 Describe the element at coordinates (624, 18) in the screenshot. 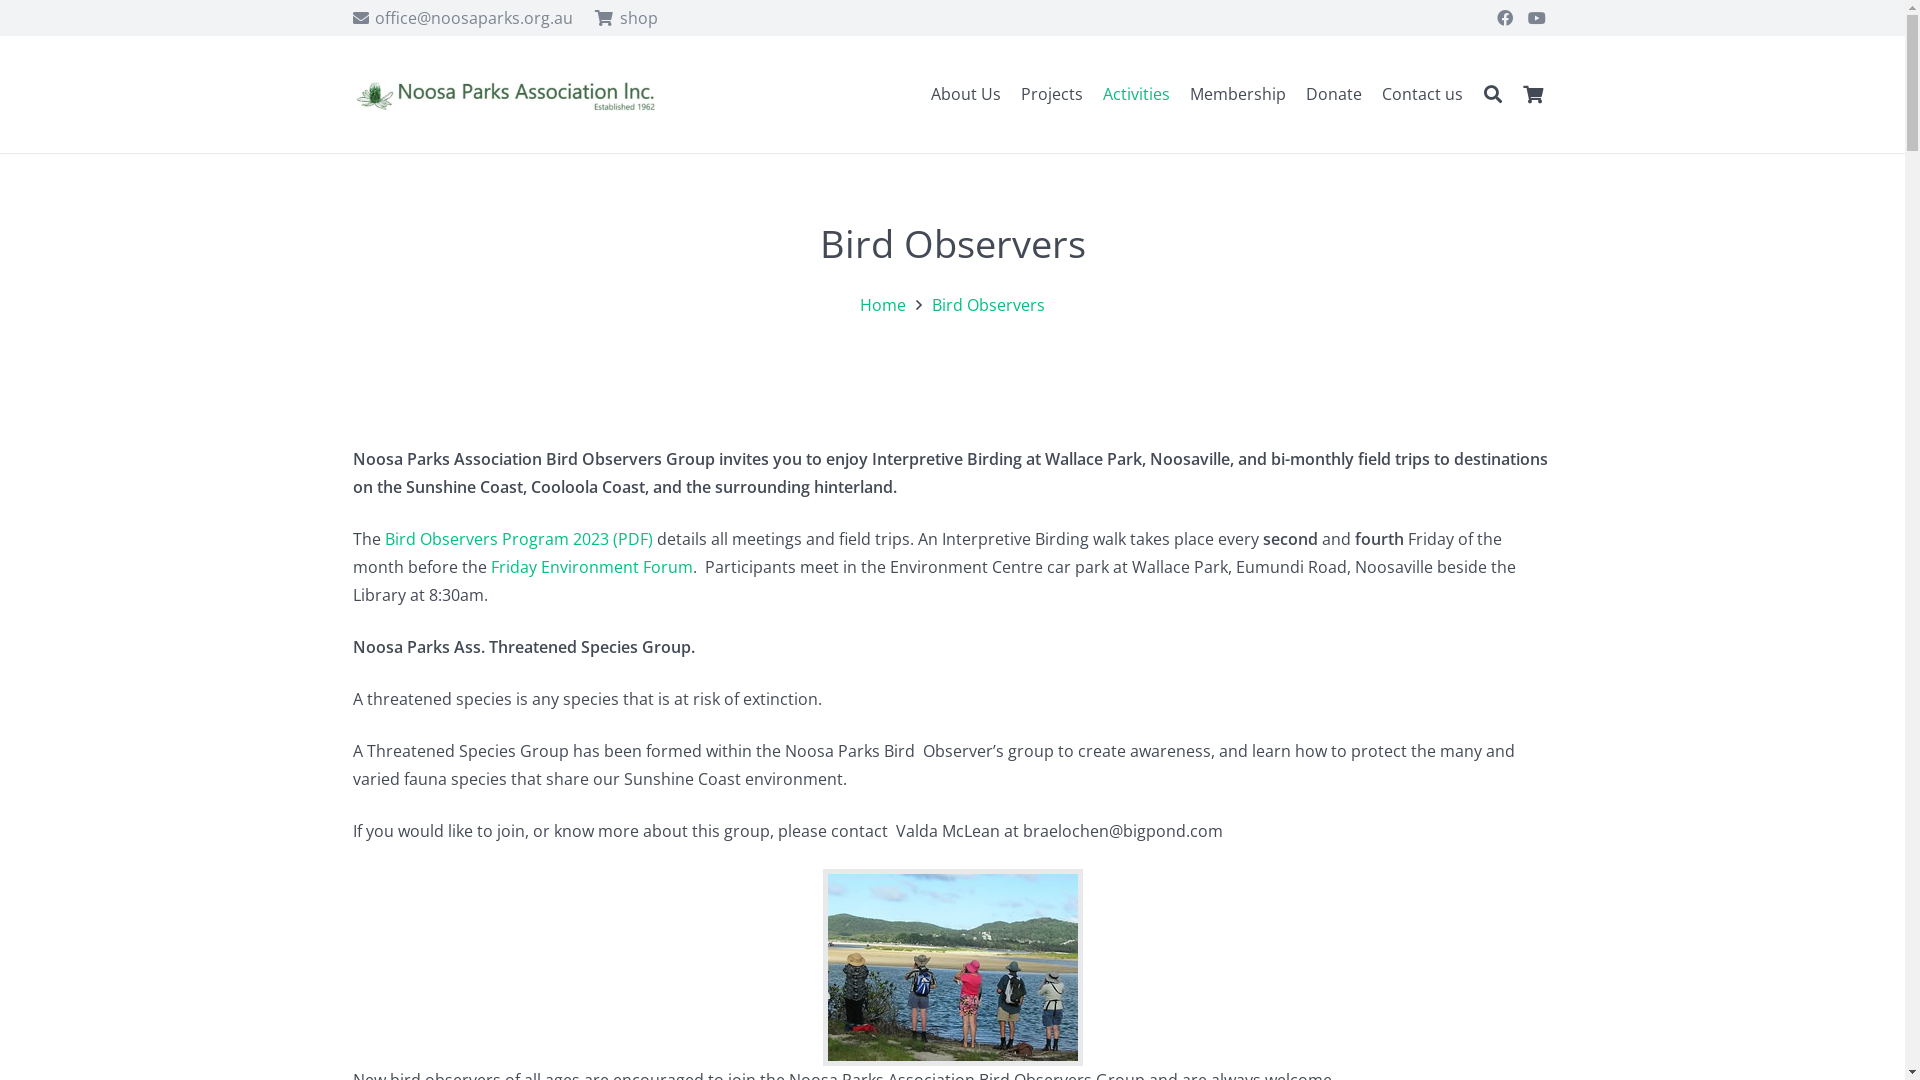

I see `'shop'` at that location.